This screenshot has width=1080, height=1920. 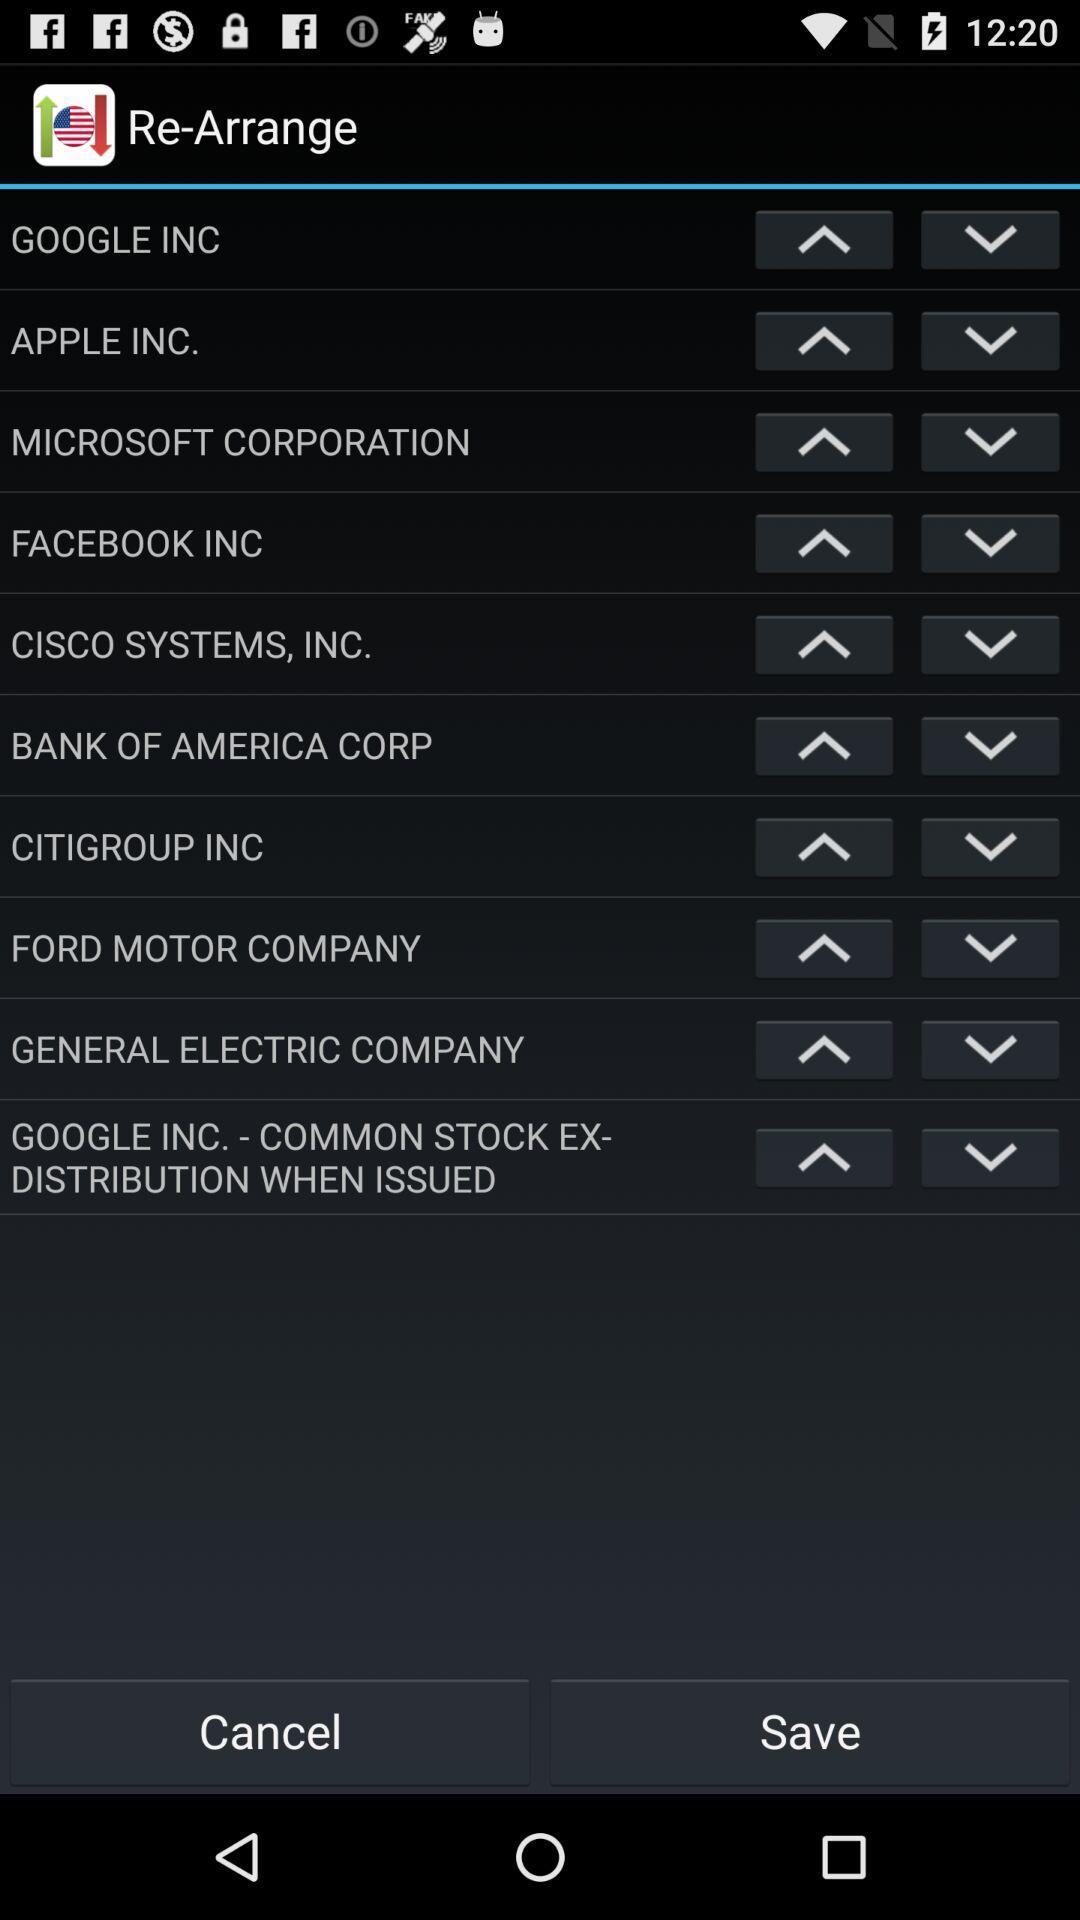 What do you see at coordinates (378, 440) in the screenshot?
I see `the microsoft corporation icon` at bounding box center [378, 440].